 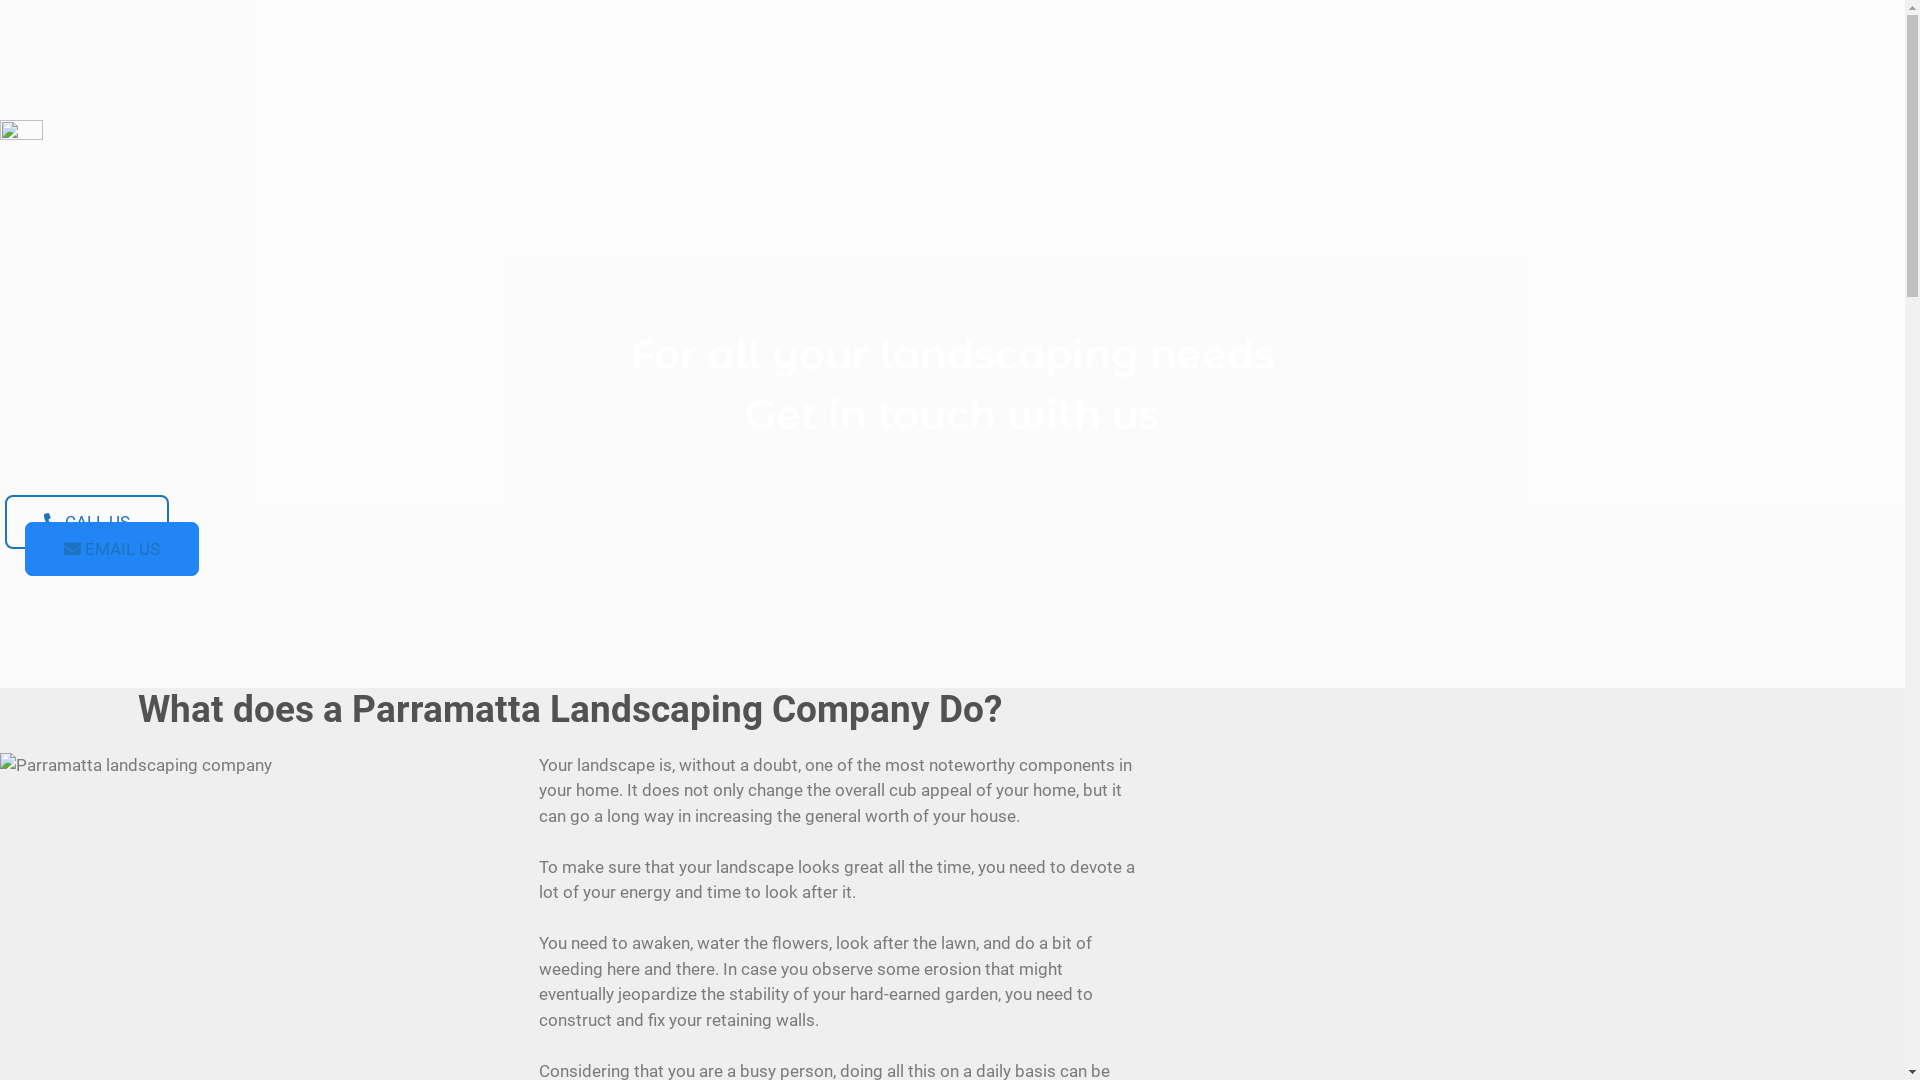 What do you see at coordinates (110, 548) in the screenshot?
I see `'EMAIL US'` at bounding box center [110, 548].